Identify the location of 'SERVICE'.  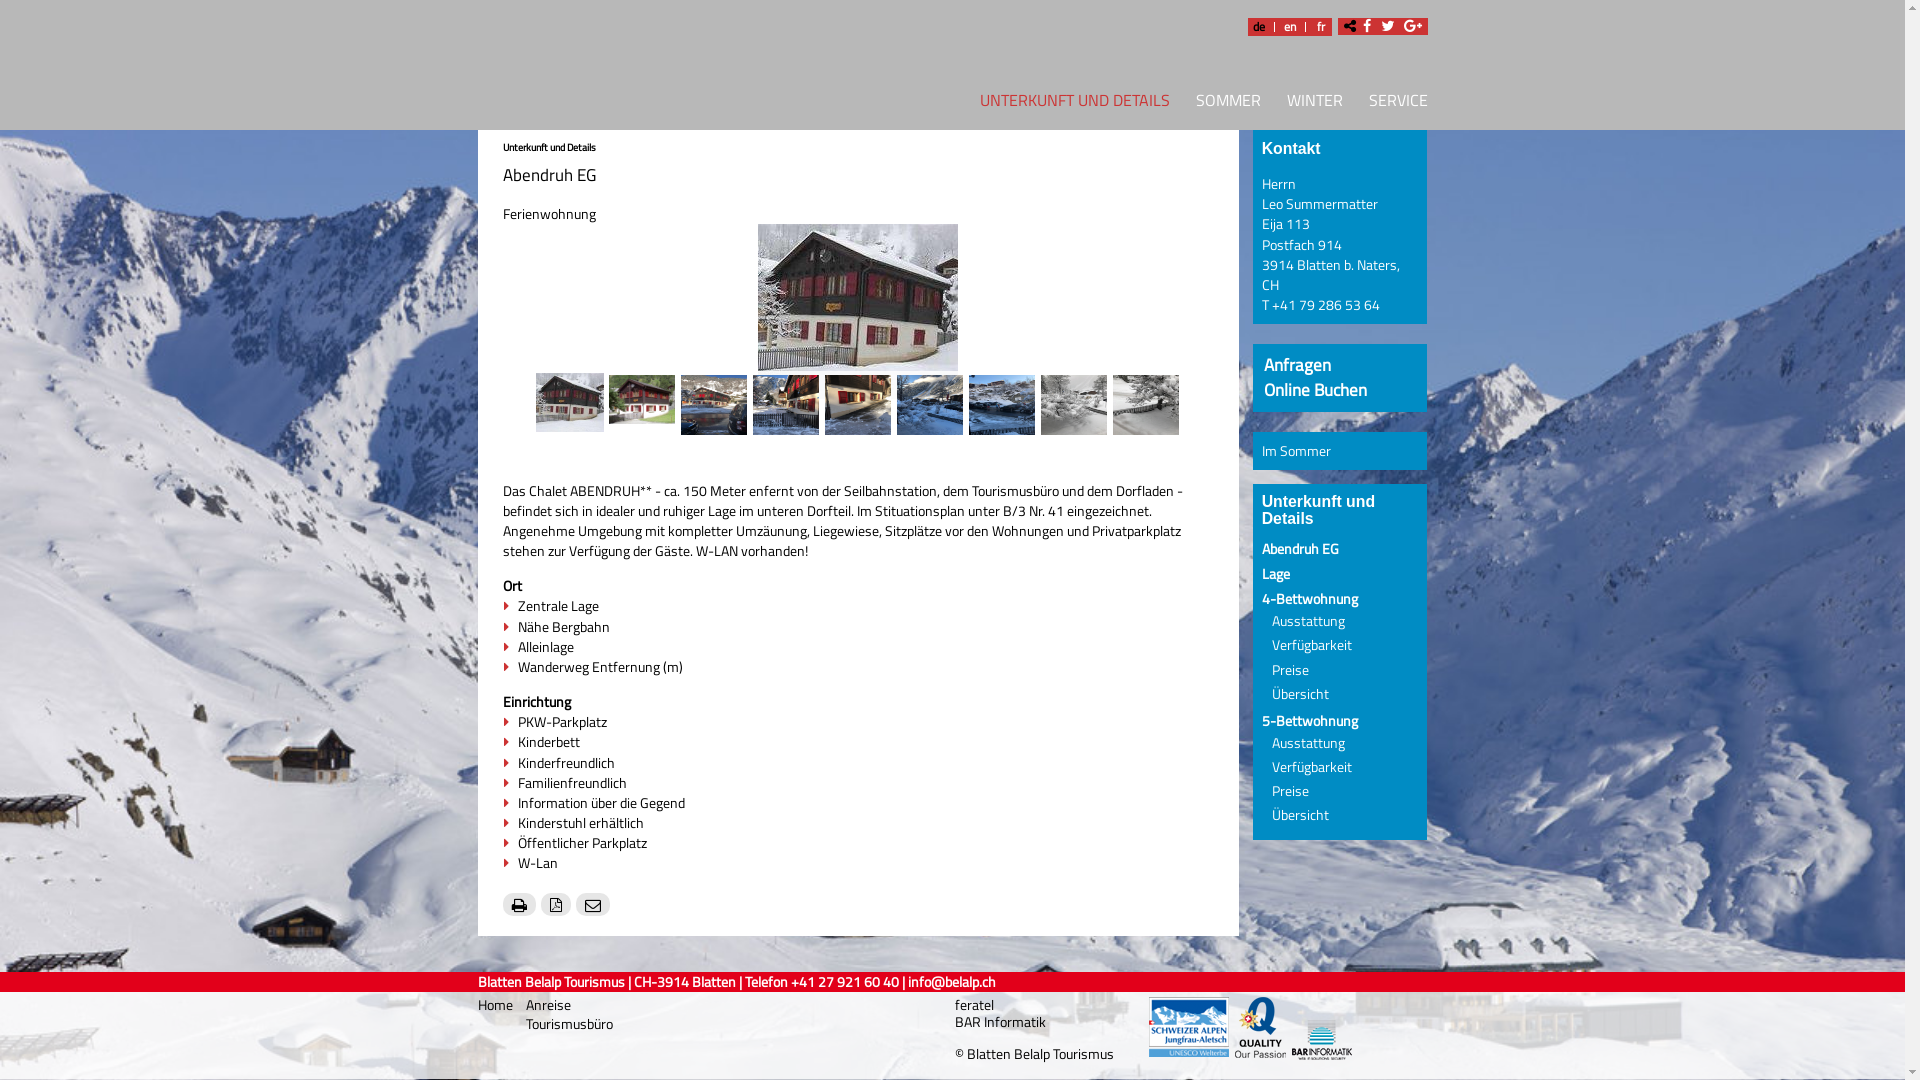
(1391, 103).